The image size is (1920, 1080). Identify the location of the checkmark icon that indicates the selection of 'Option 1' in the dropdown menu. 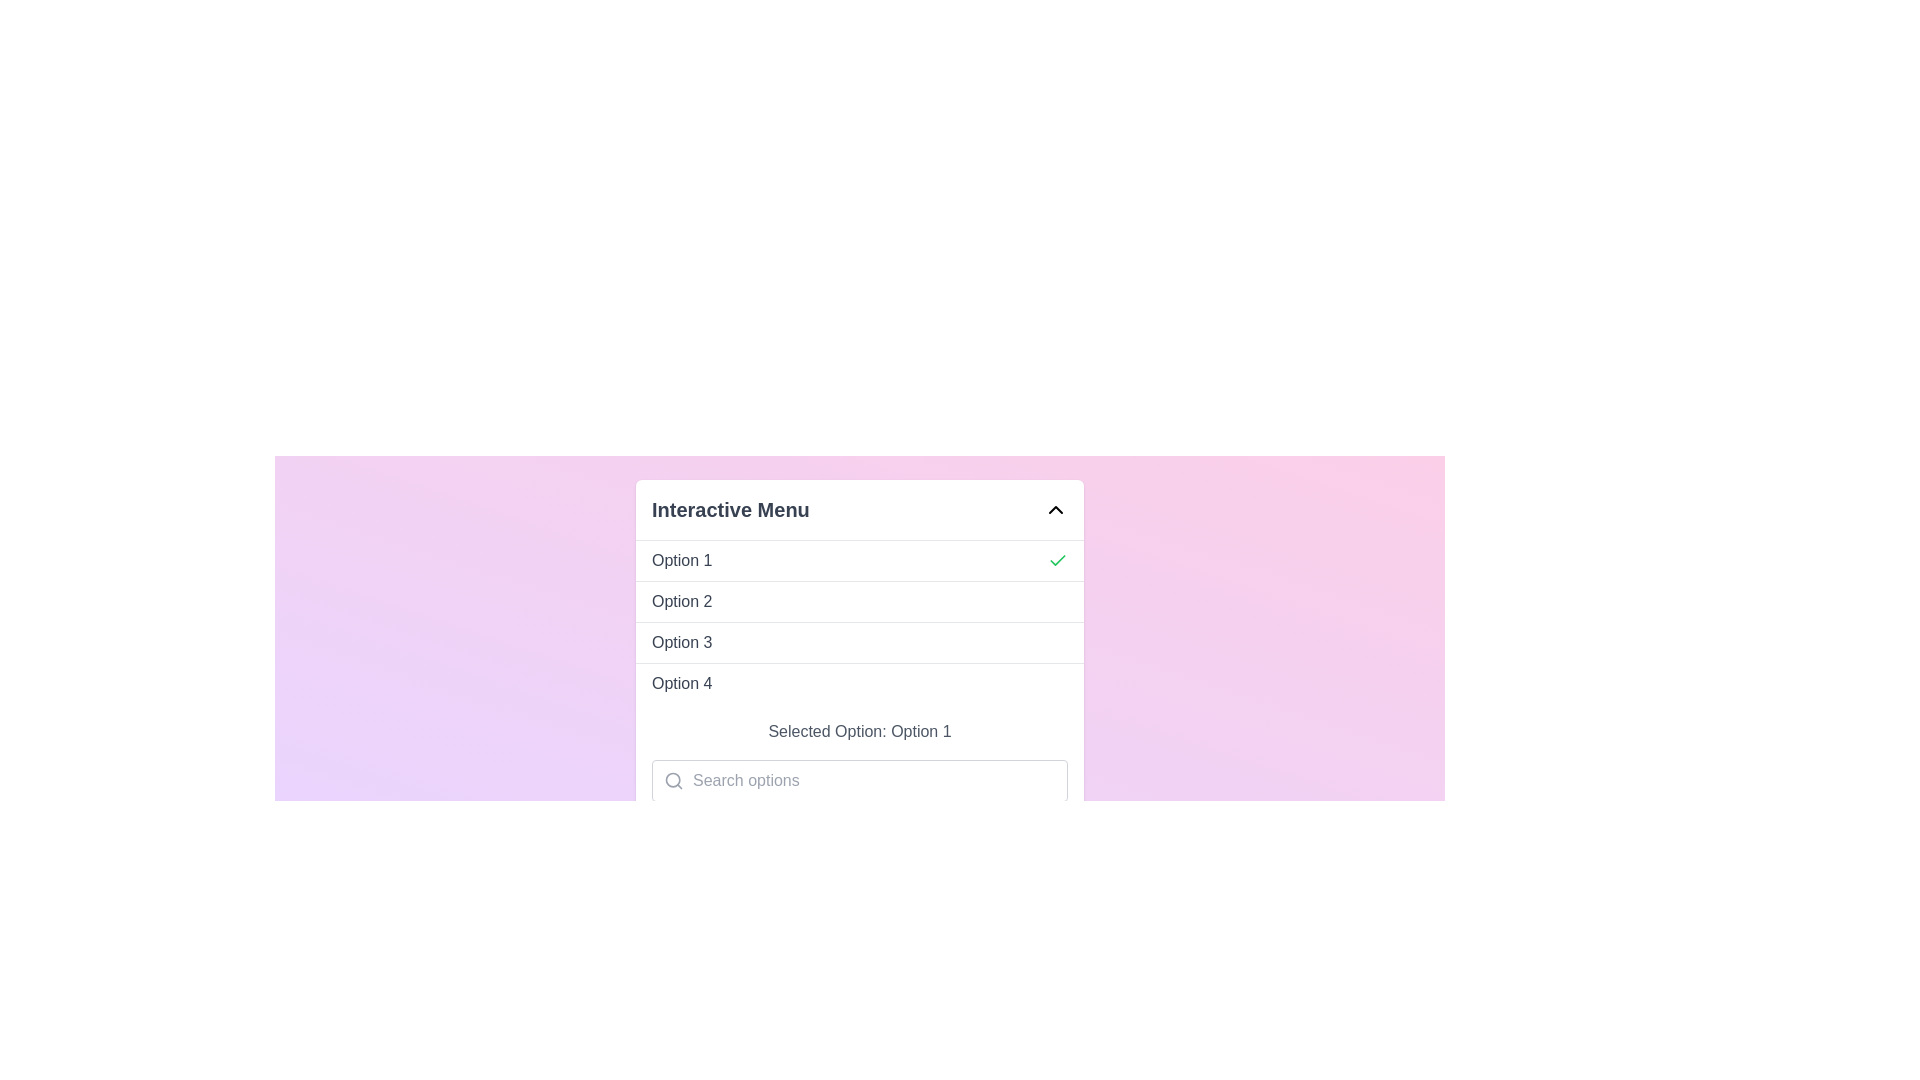
(1056, 559).